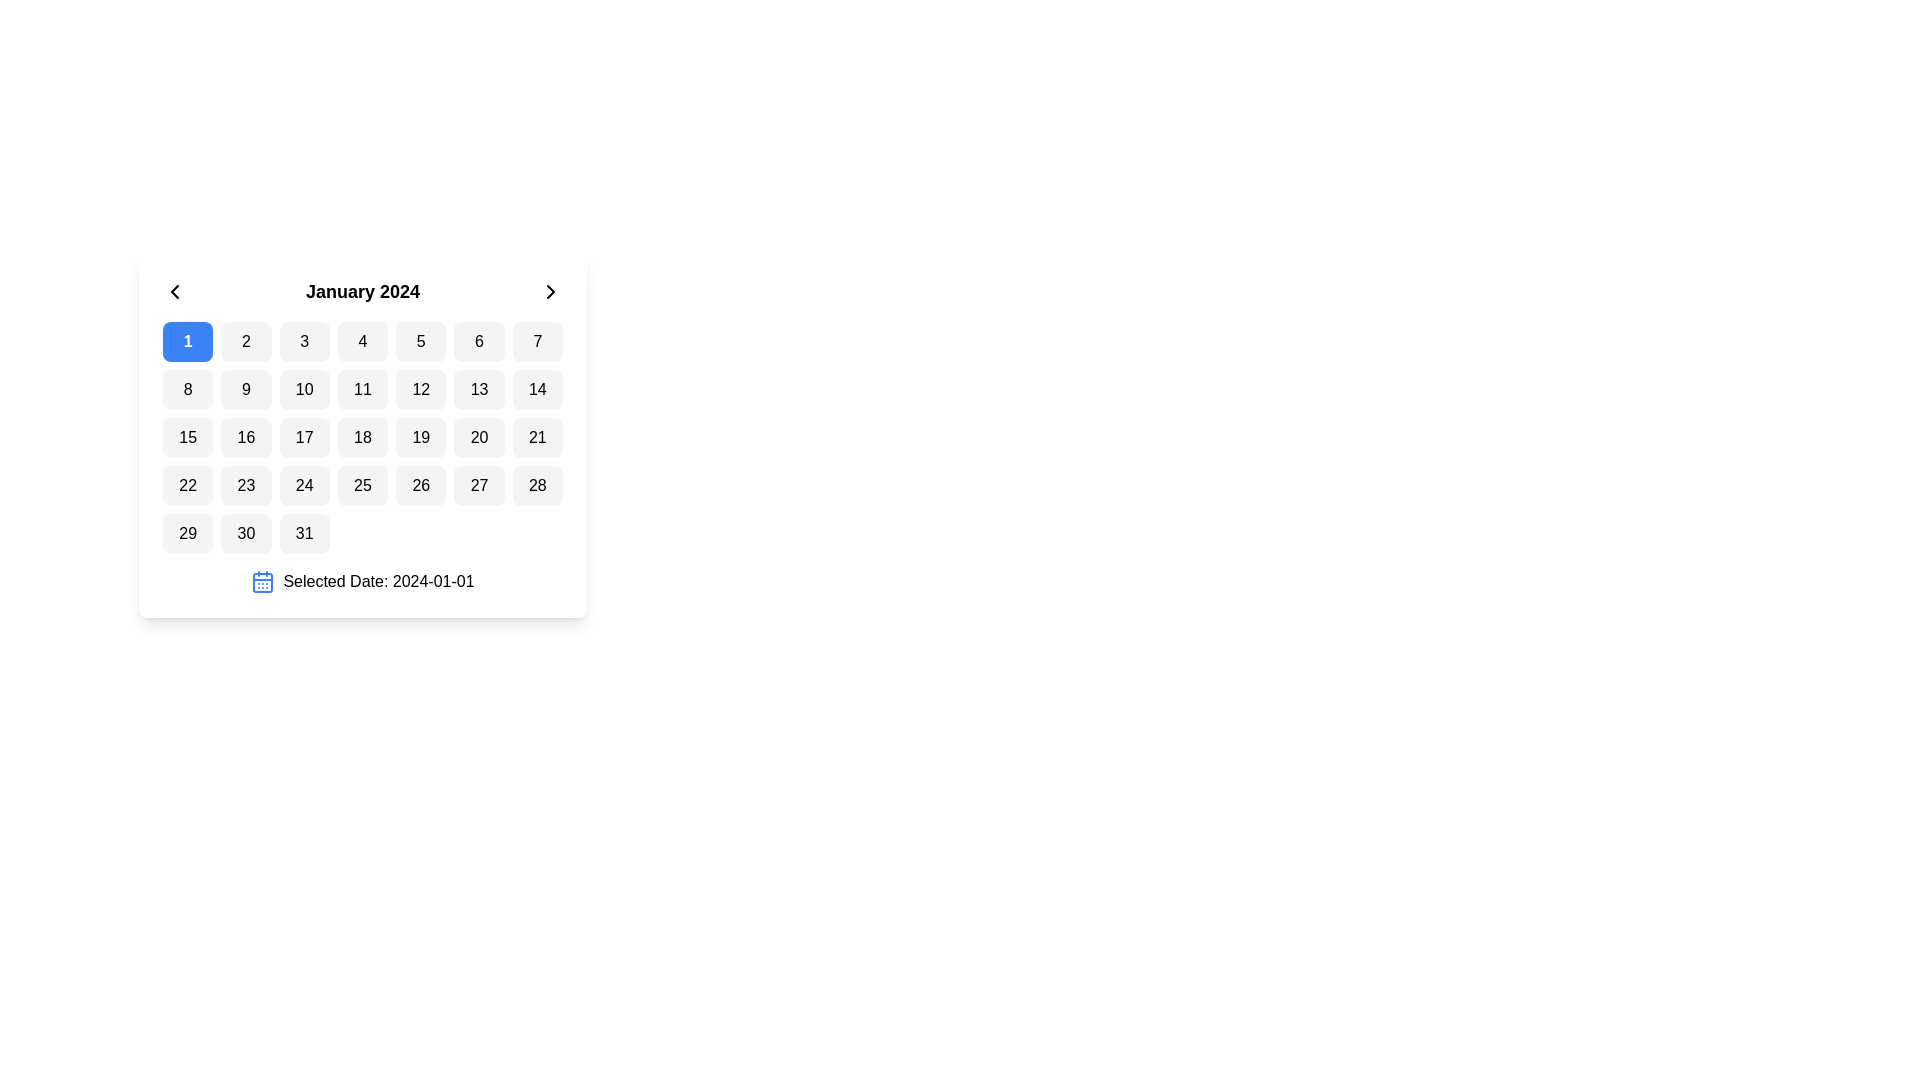 The width and height of the screenshot is (1920, 1080). I want to click on the calendar date button representing the 25th day of the month in the date-picker interface, so click(363, 486).